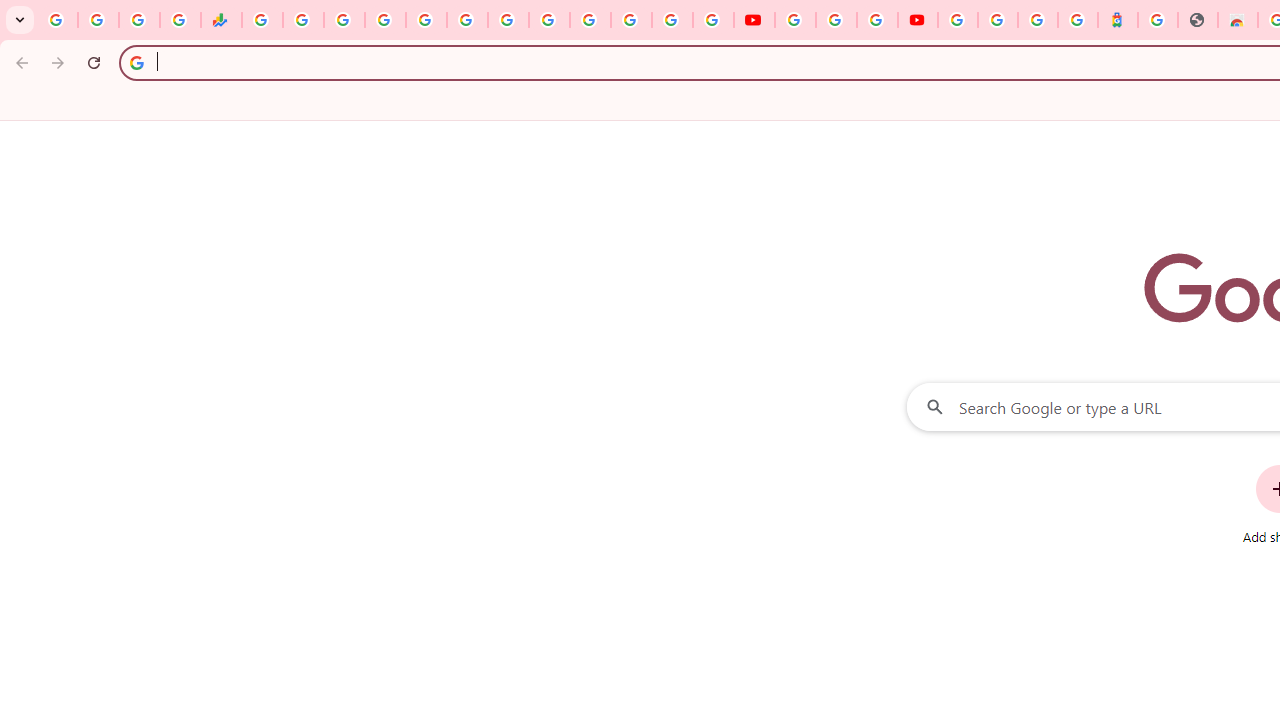 The height and width of the screenshot is (720, 1280). Describe the element at coordinates (917, 20) in the screenshot. I see `'Content Creator Programs & Opportunities - YouTube Creators'` at that location.